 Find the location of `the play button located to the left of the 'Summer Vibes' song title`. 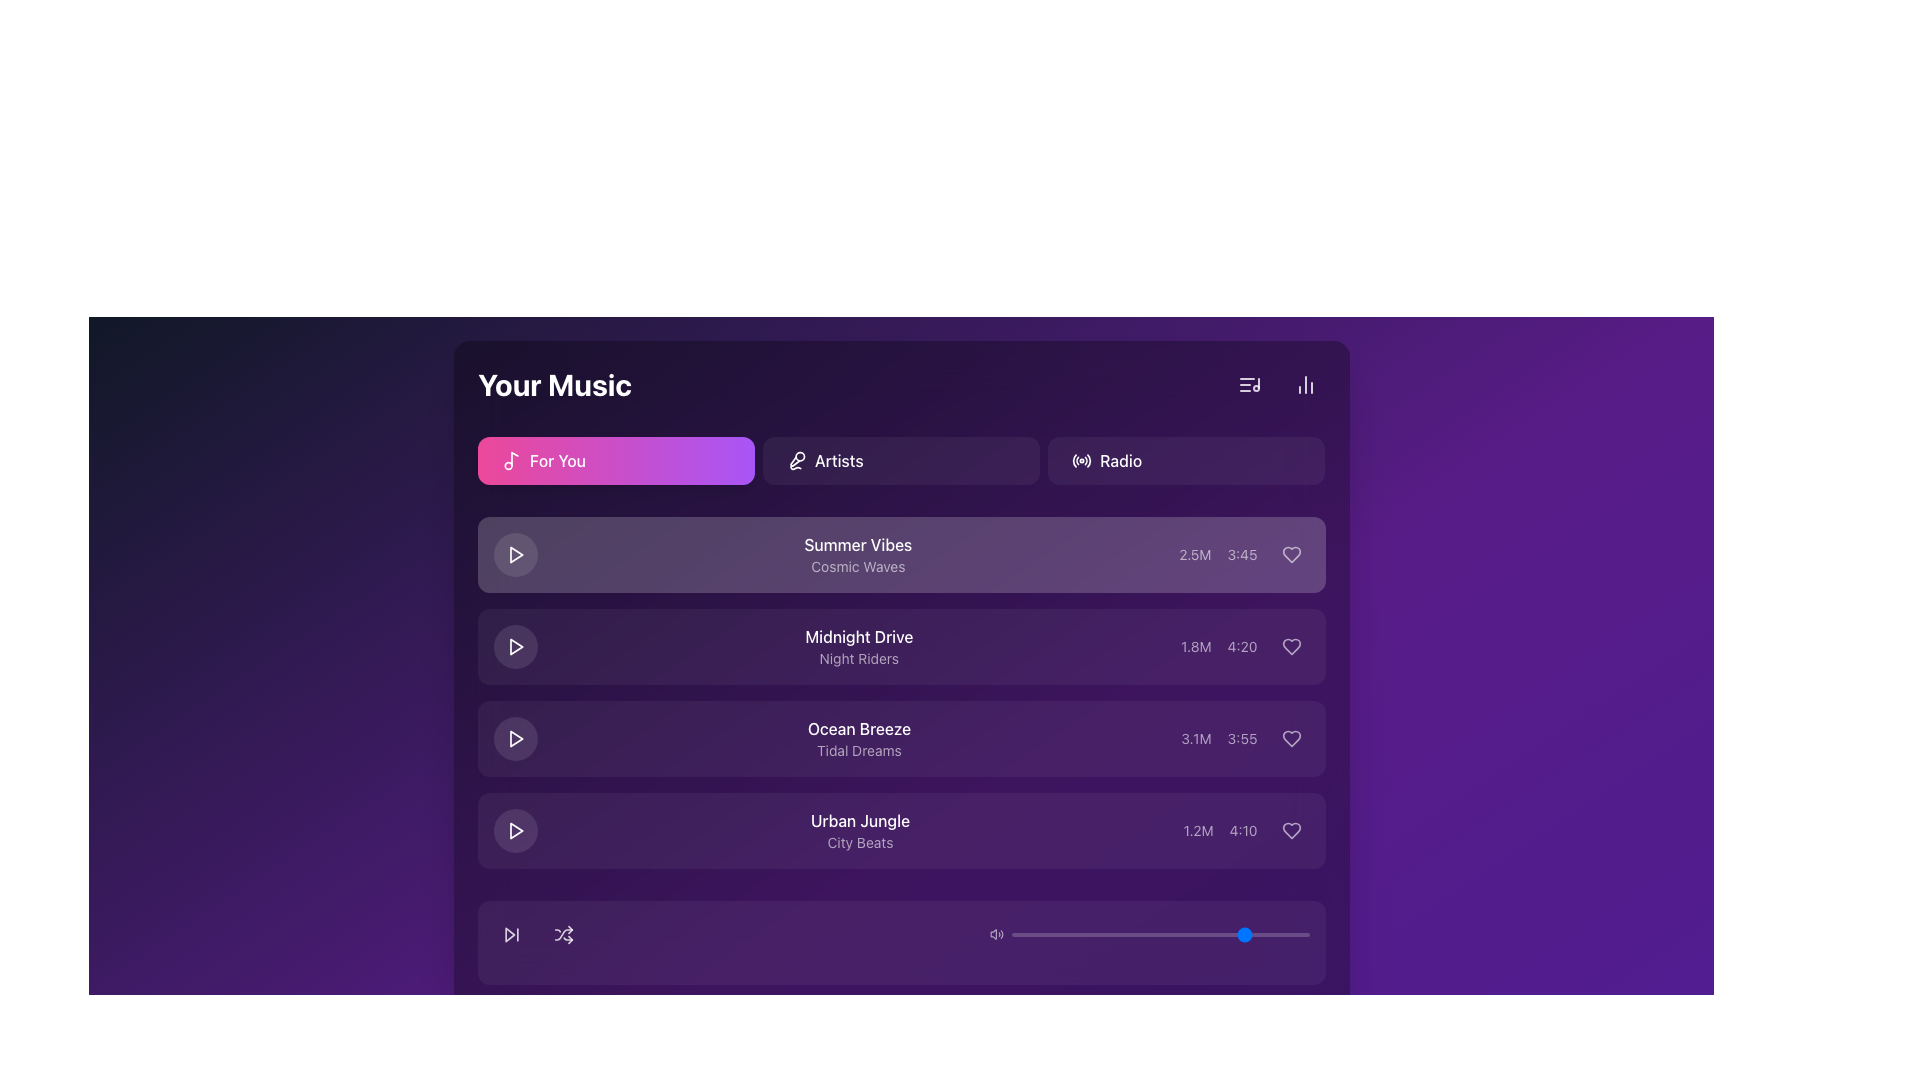

the play button located to the left of the 'Summer Vibes' song title is located at coordinates (516, 555).